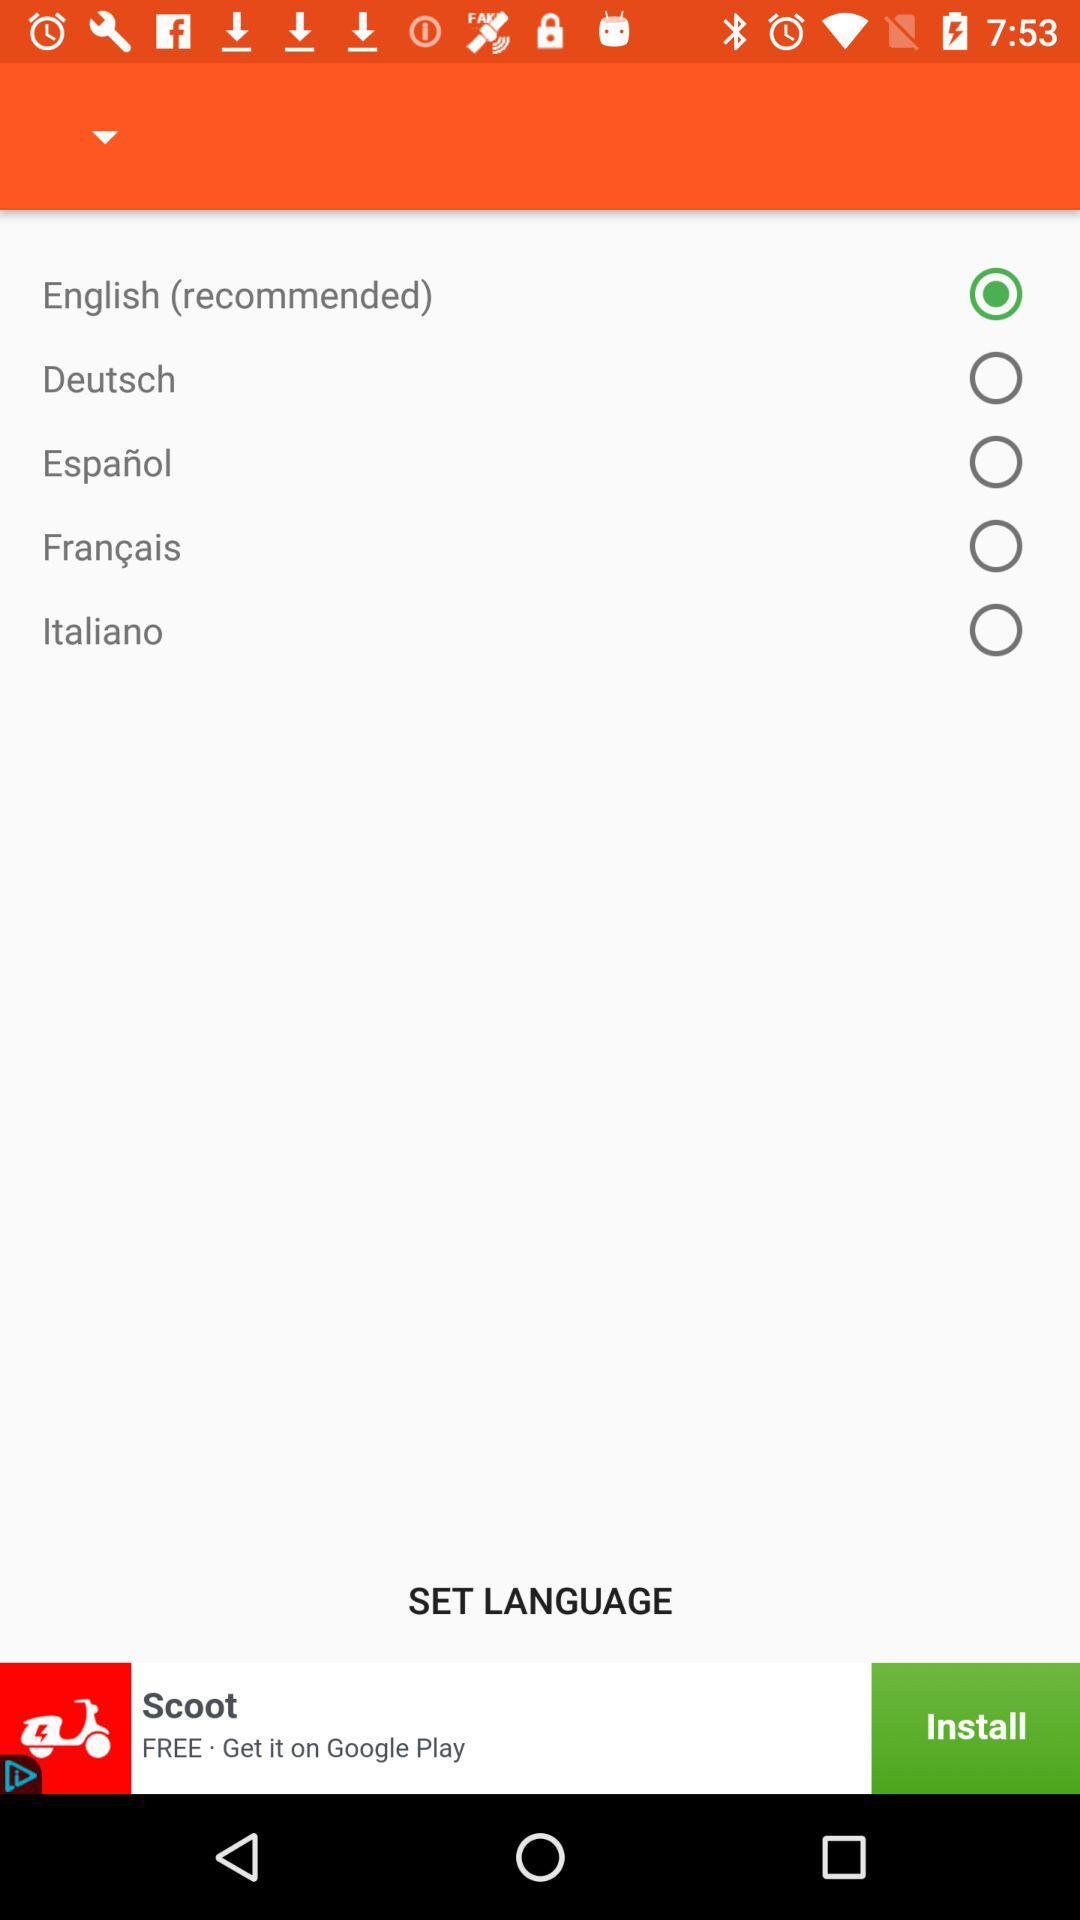 The height and width of the screenshot is (1920, 1080). Describe the element at coordinates (104, 135) in the screenshot. I see `the icon above english (recommended) item` at that location.